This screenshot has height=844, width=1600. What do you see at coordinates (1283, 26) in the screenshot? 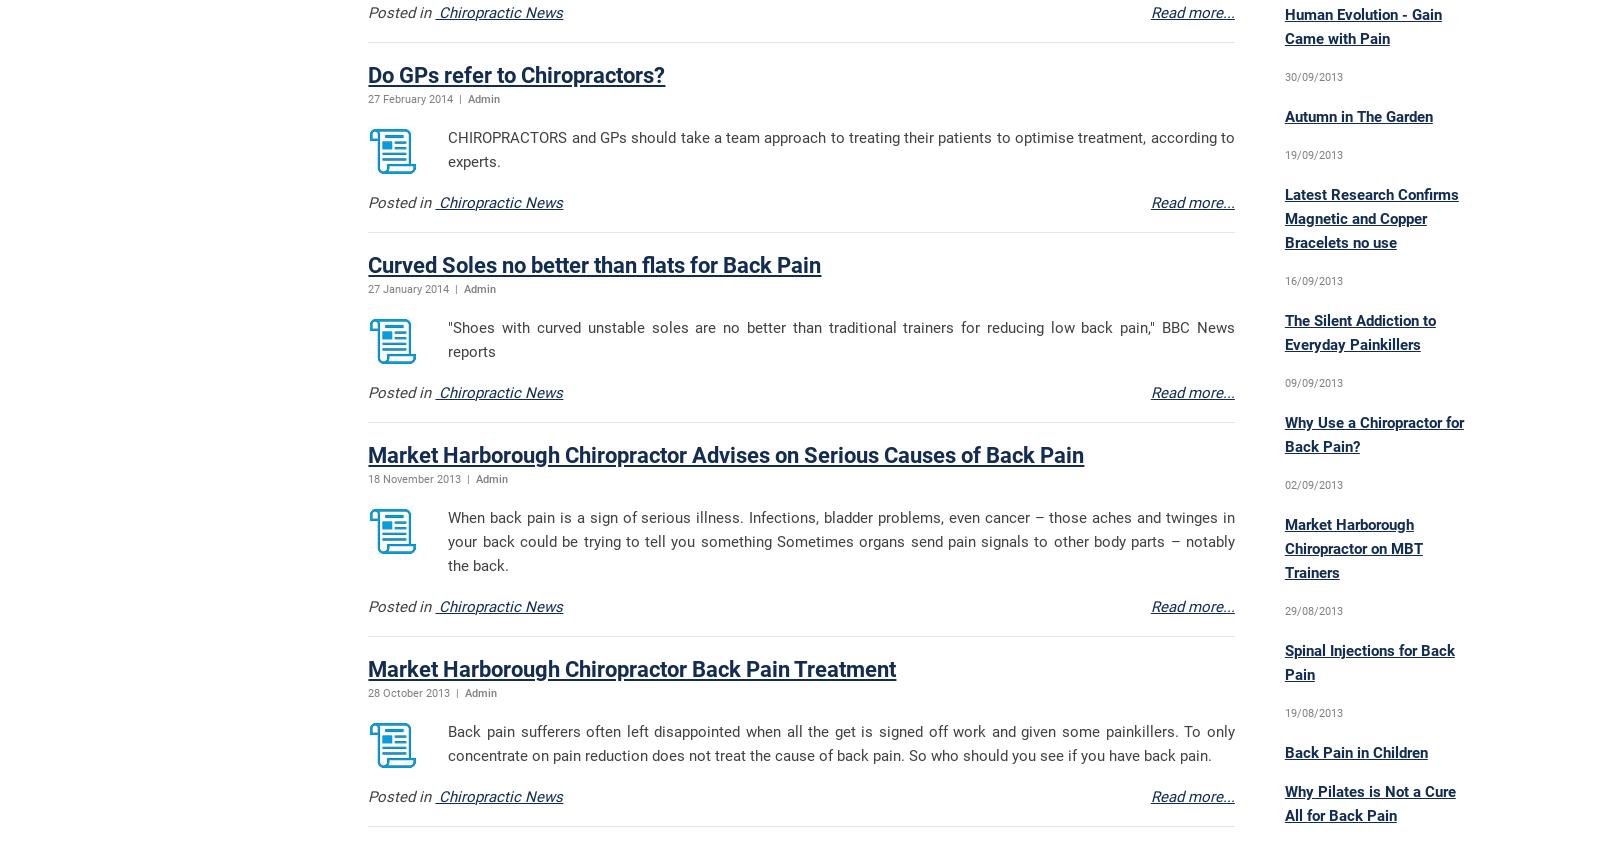
I see `'Human Evolution - Gain Came with Pain'` at bounding box center [1283, 26].